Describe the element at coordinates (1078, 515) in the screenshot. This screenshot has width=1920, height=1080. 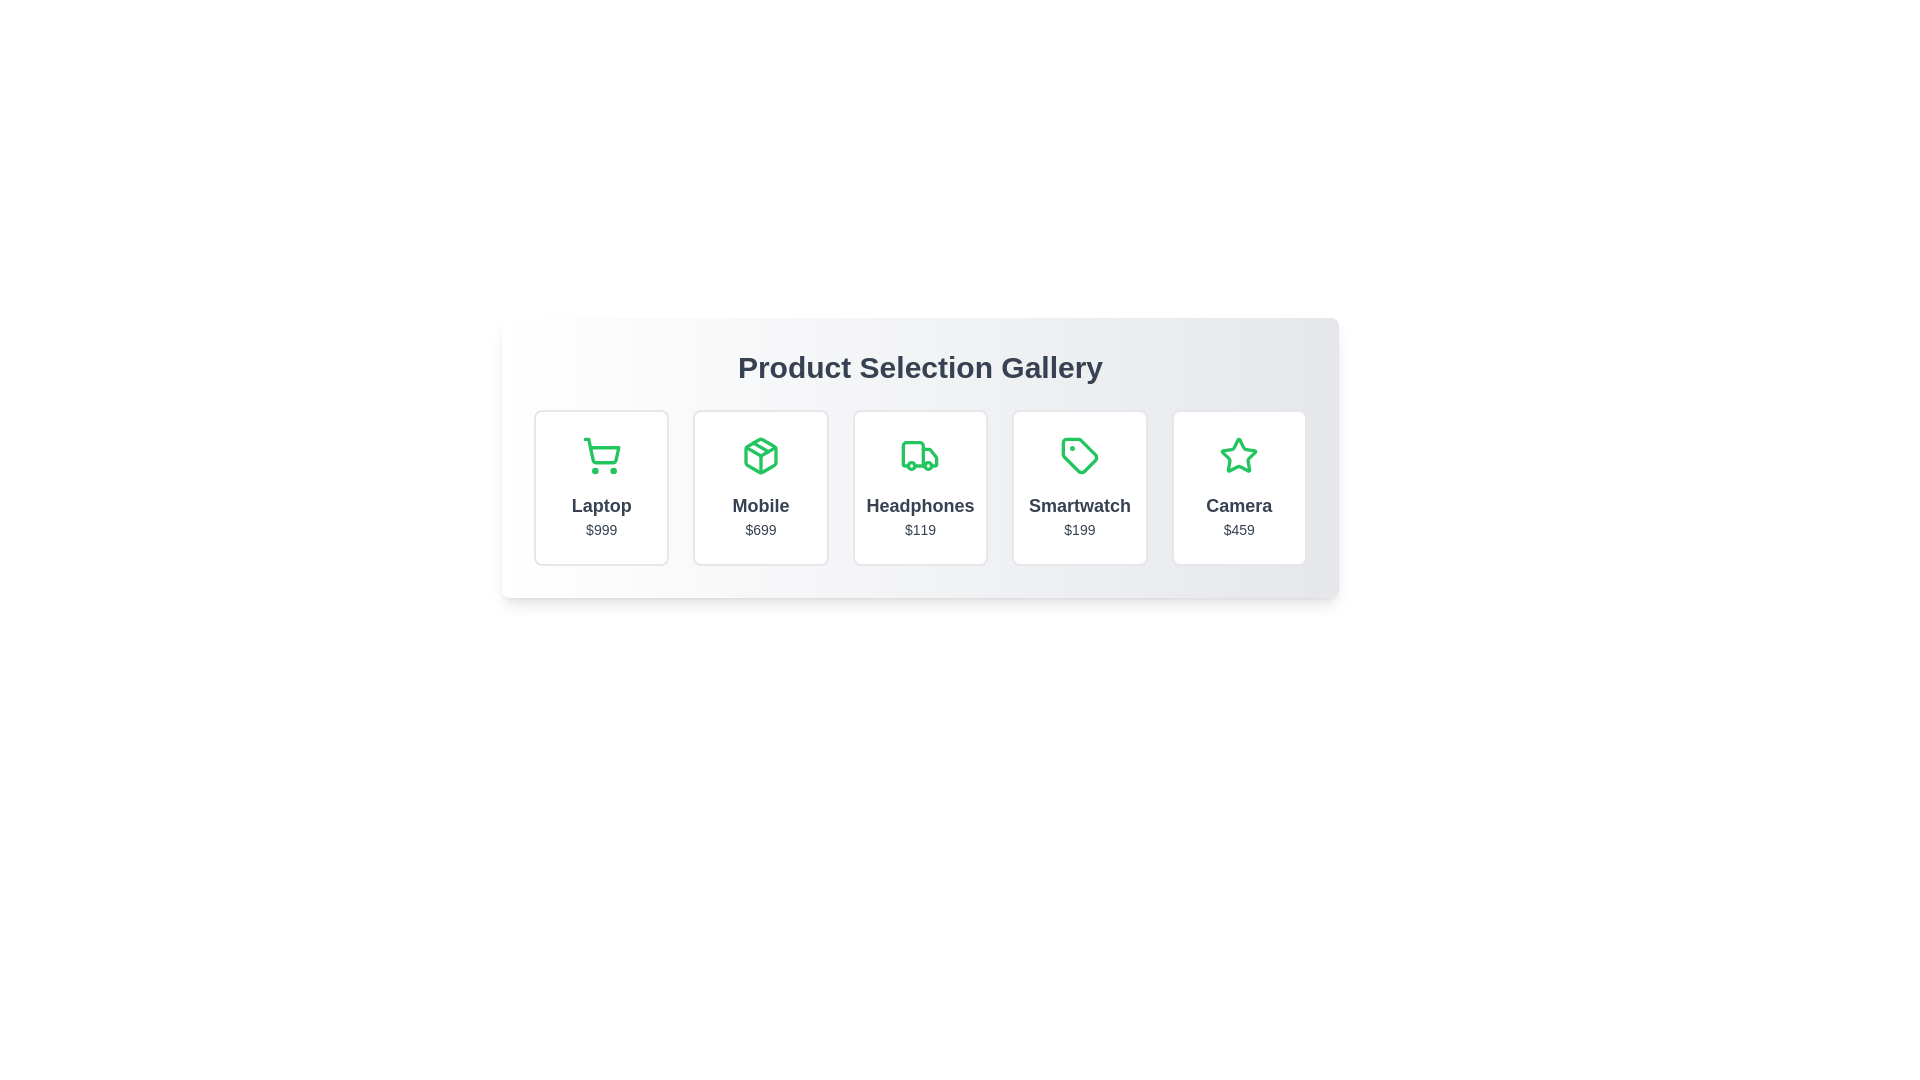
I see `text from the product name and price label located in the fourth position of the product cards gallery, which displays 'Smartwatch' and '$199'` at that location.